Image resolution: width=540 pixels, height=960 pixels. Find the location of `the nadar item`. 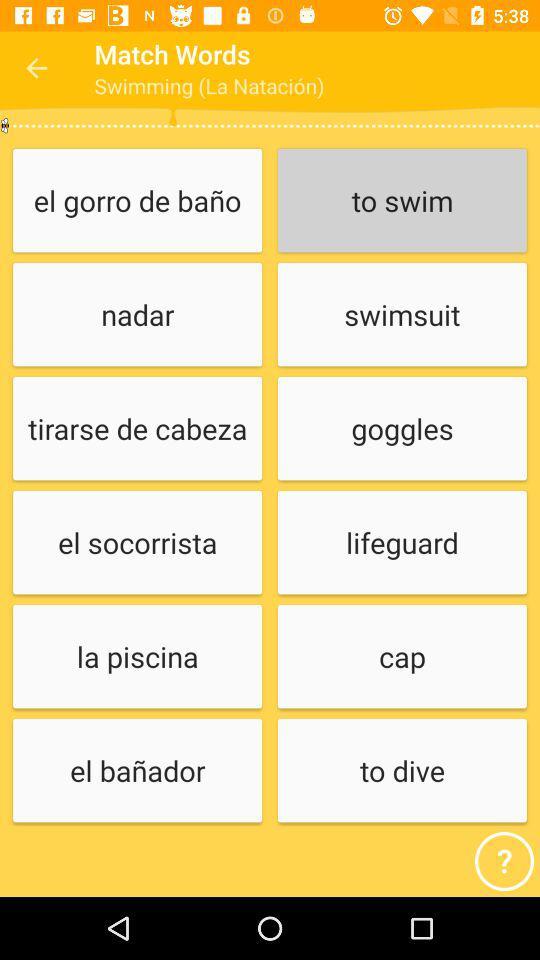

the nadar item is located at coordinates (136, 315).